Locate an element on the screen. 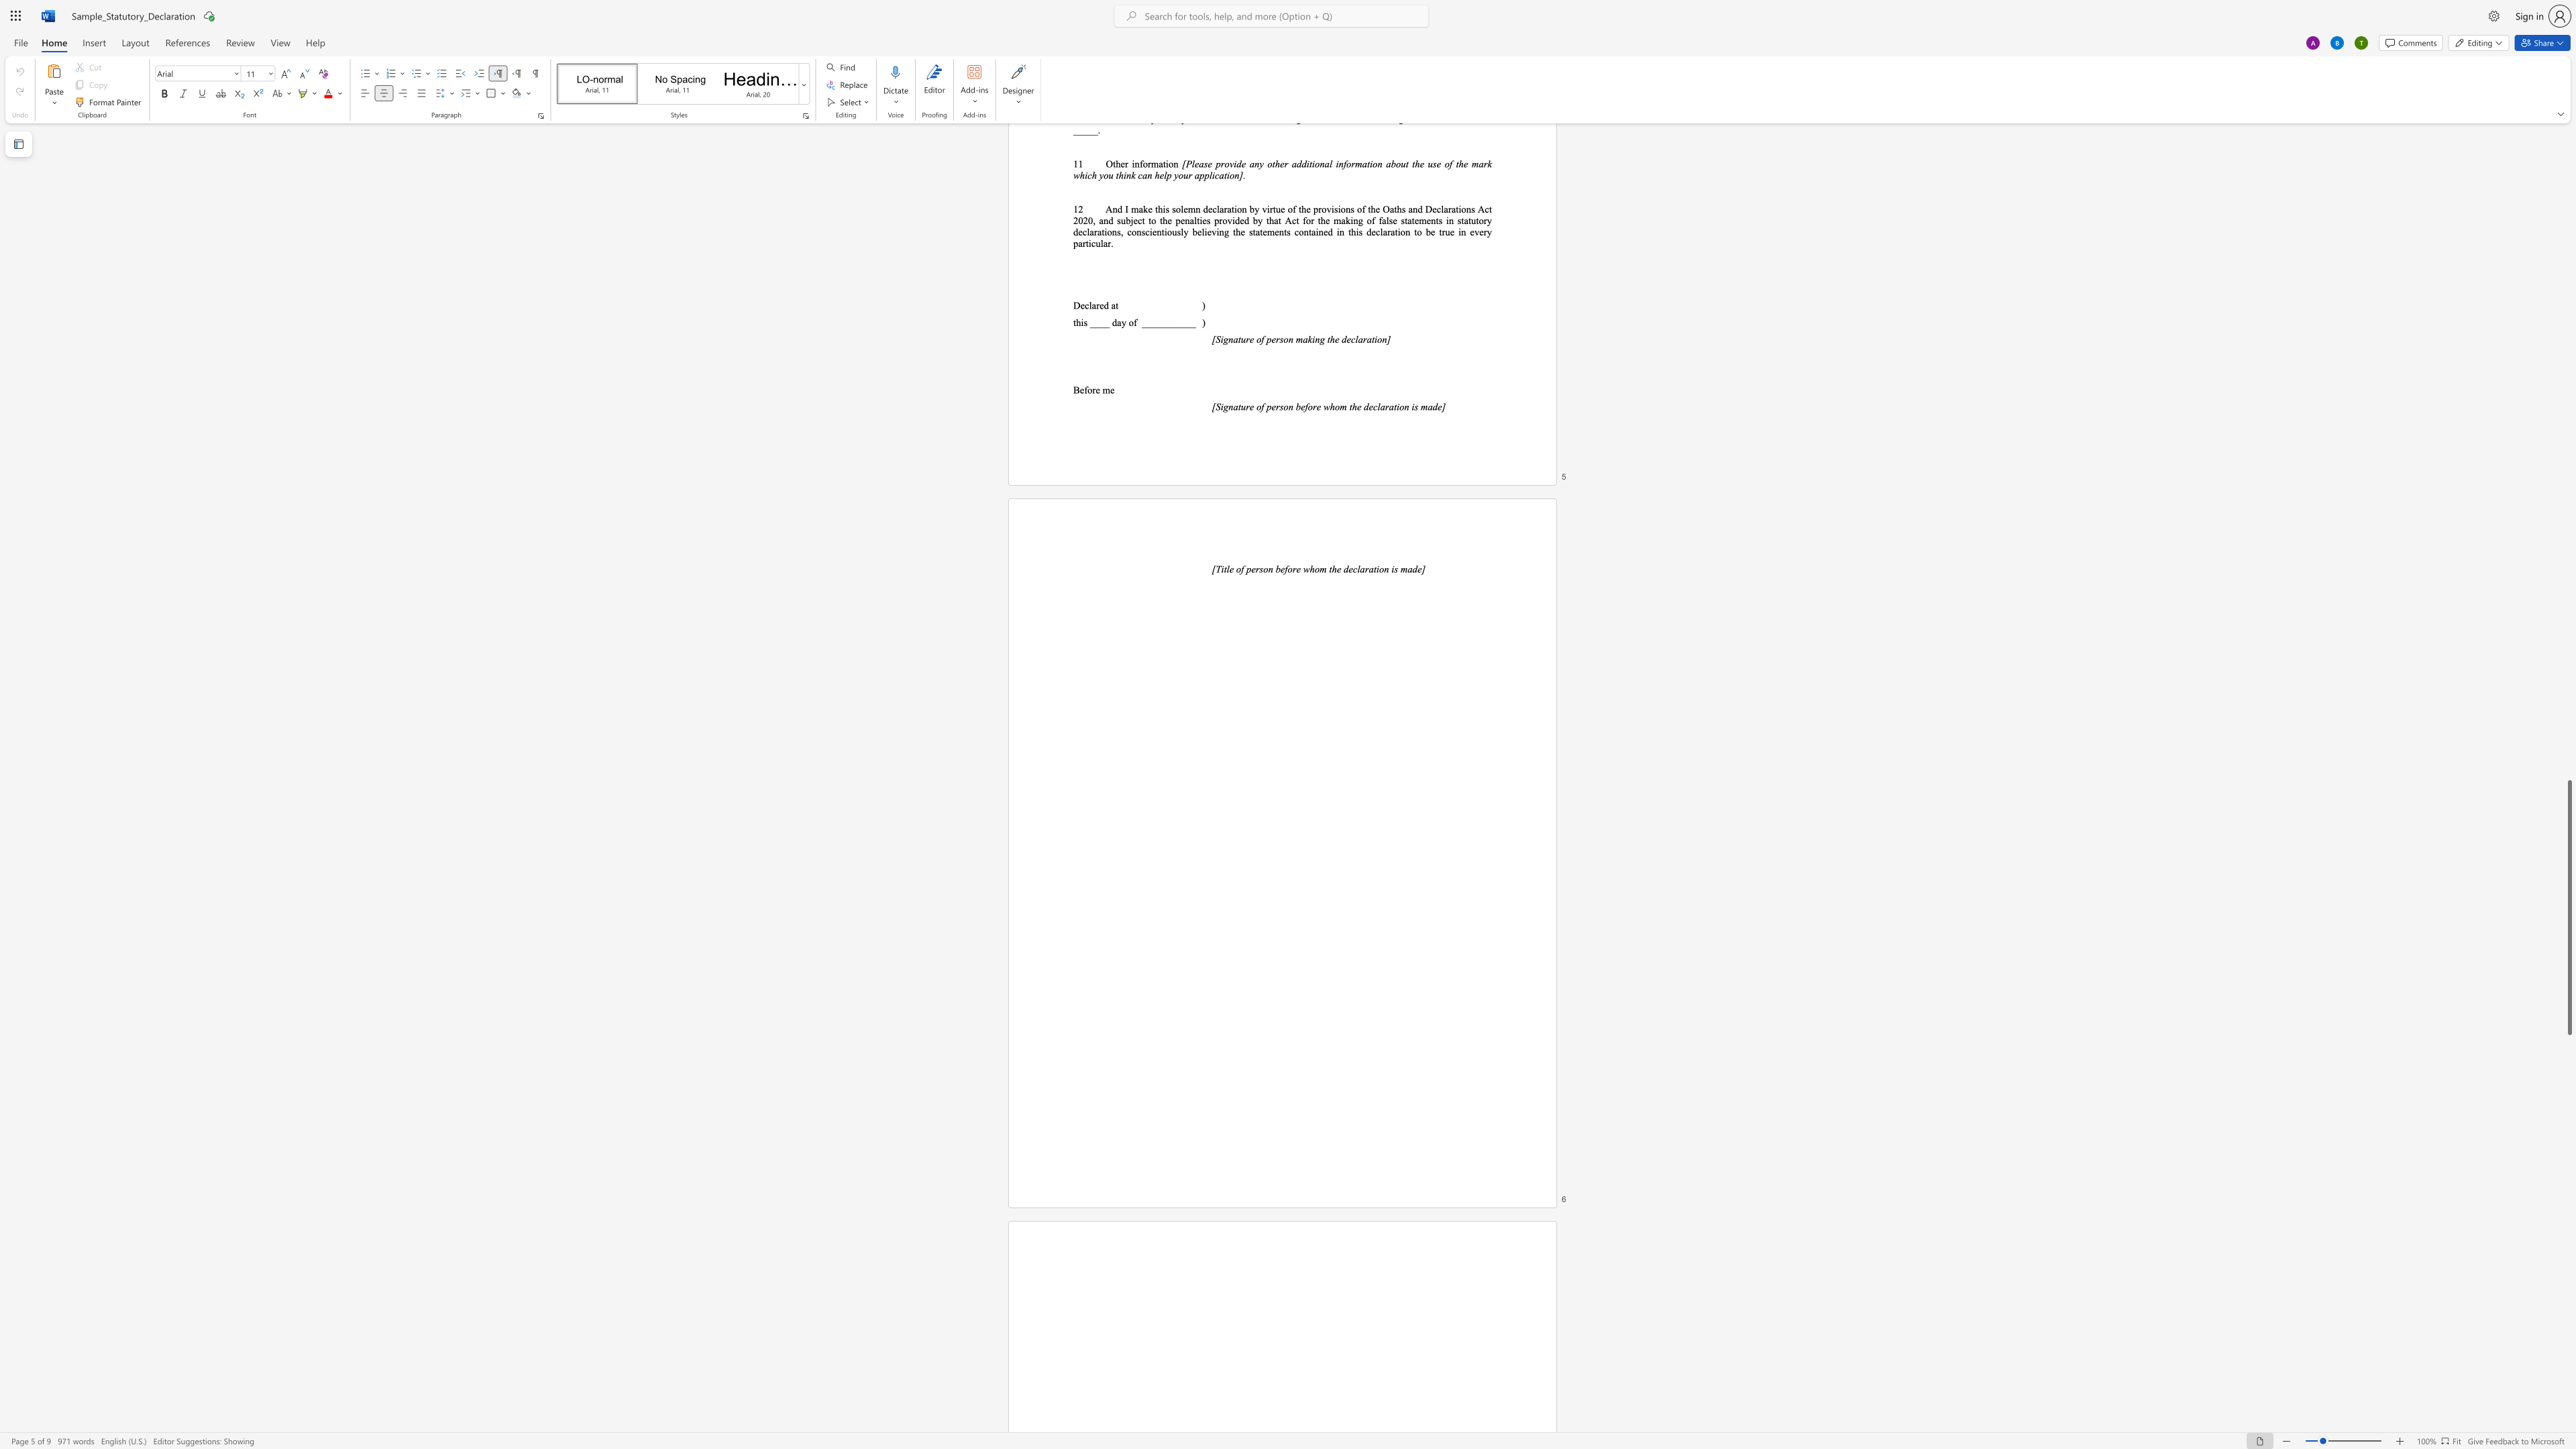  the scrollbar to scroll the page up is located at coordinates (2568, 462).